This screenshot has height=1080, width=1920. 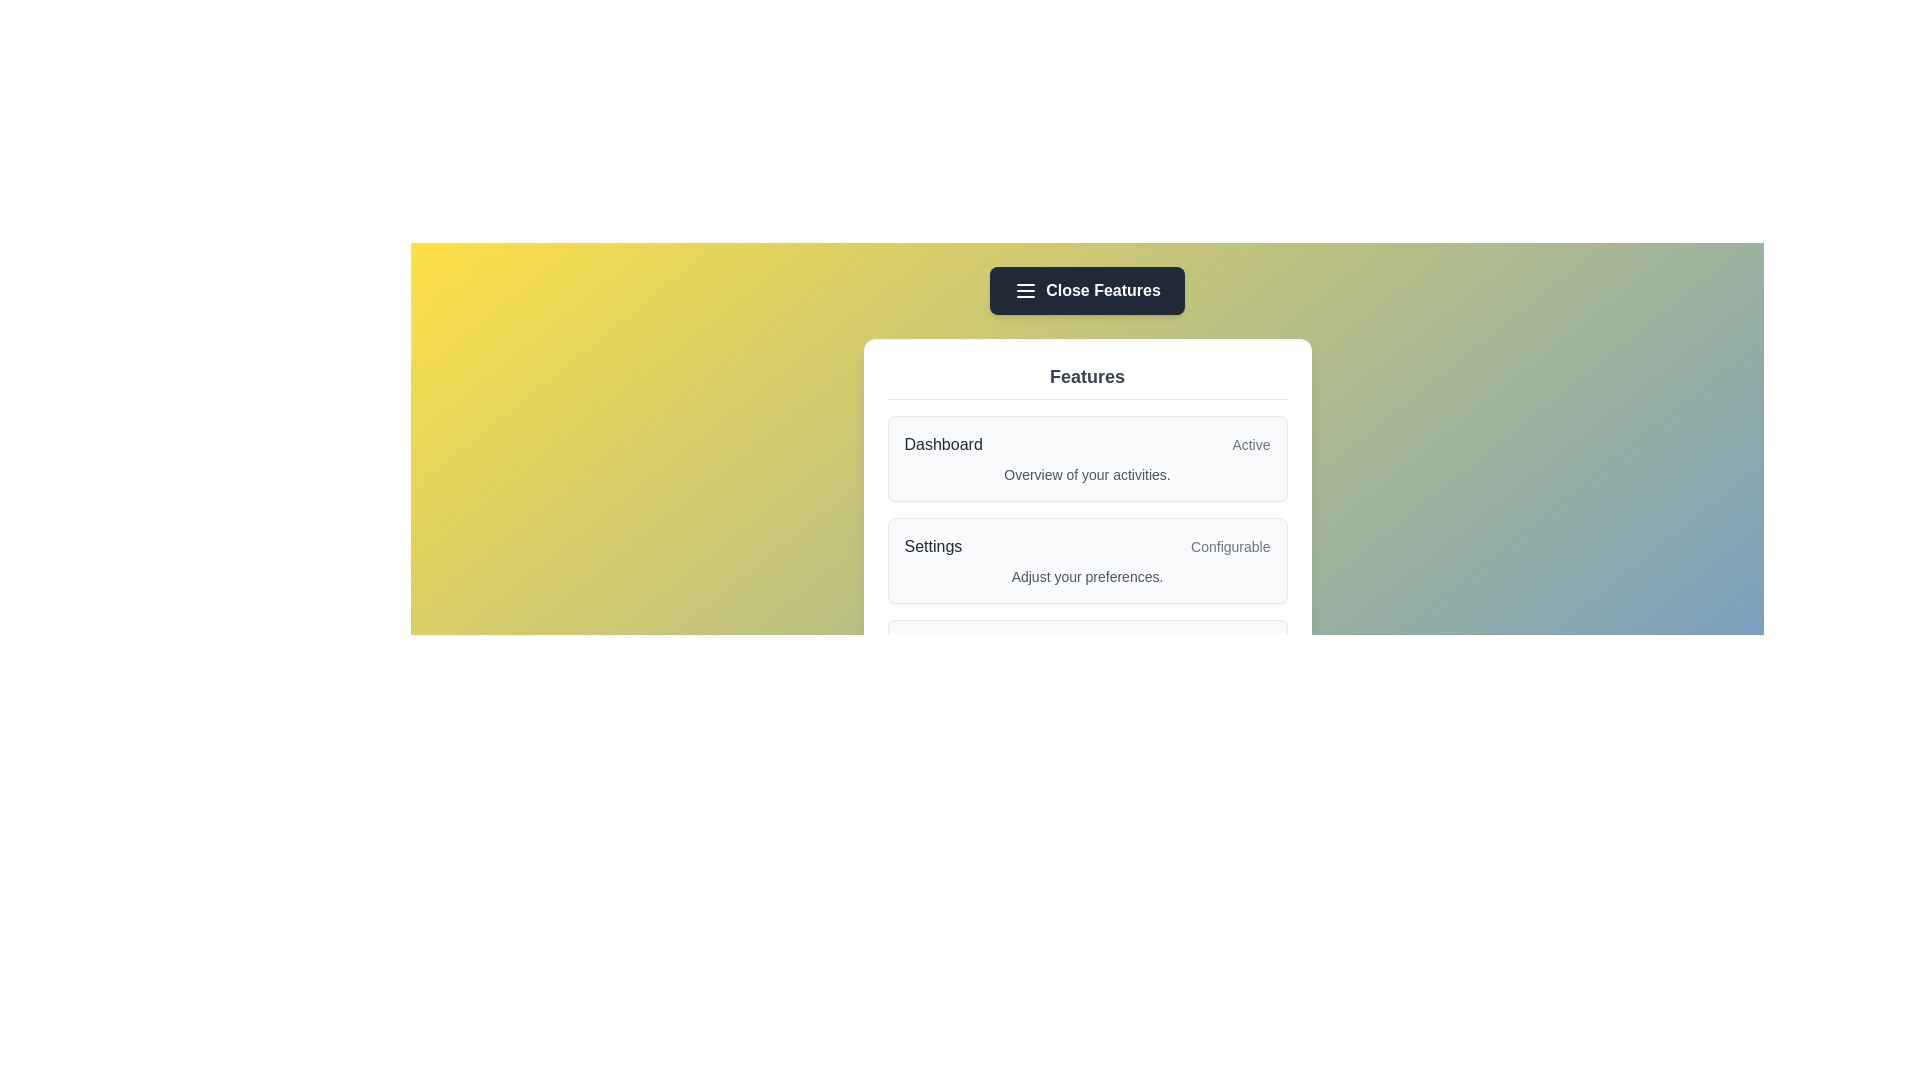 I want to click on the content of the 'Settings' label indicating it is 'Configurable', located in the secondary section of the interface under 'Features', so click(x=1086, y=547).